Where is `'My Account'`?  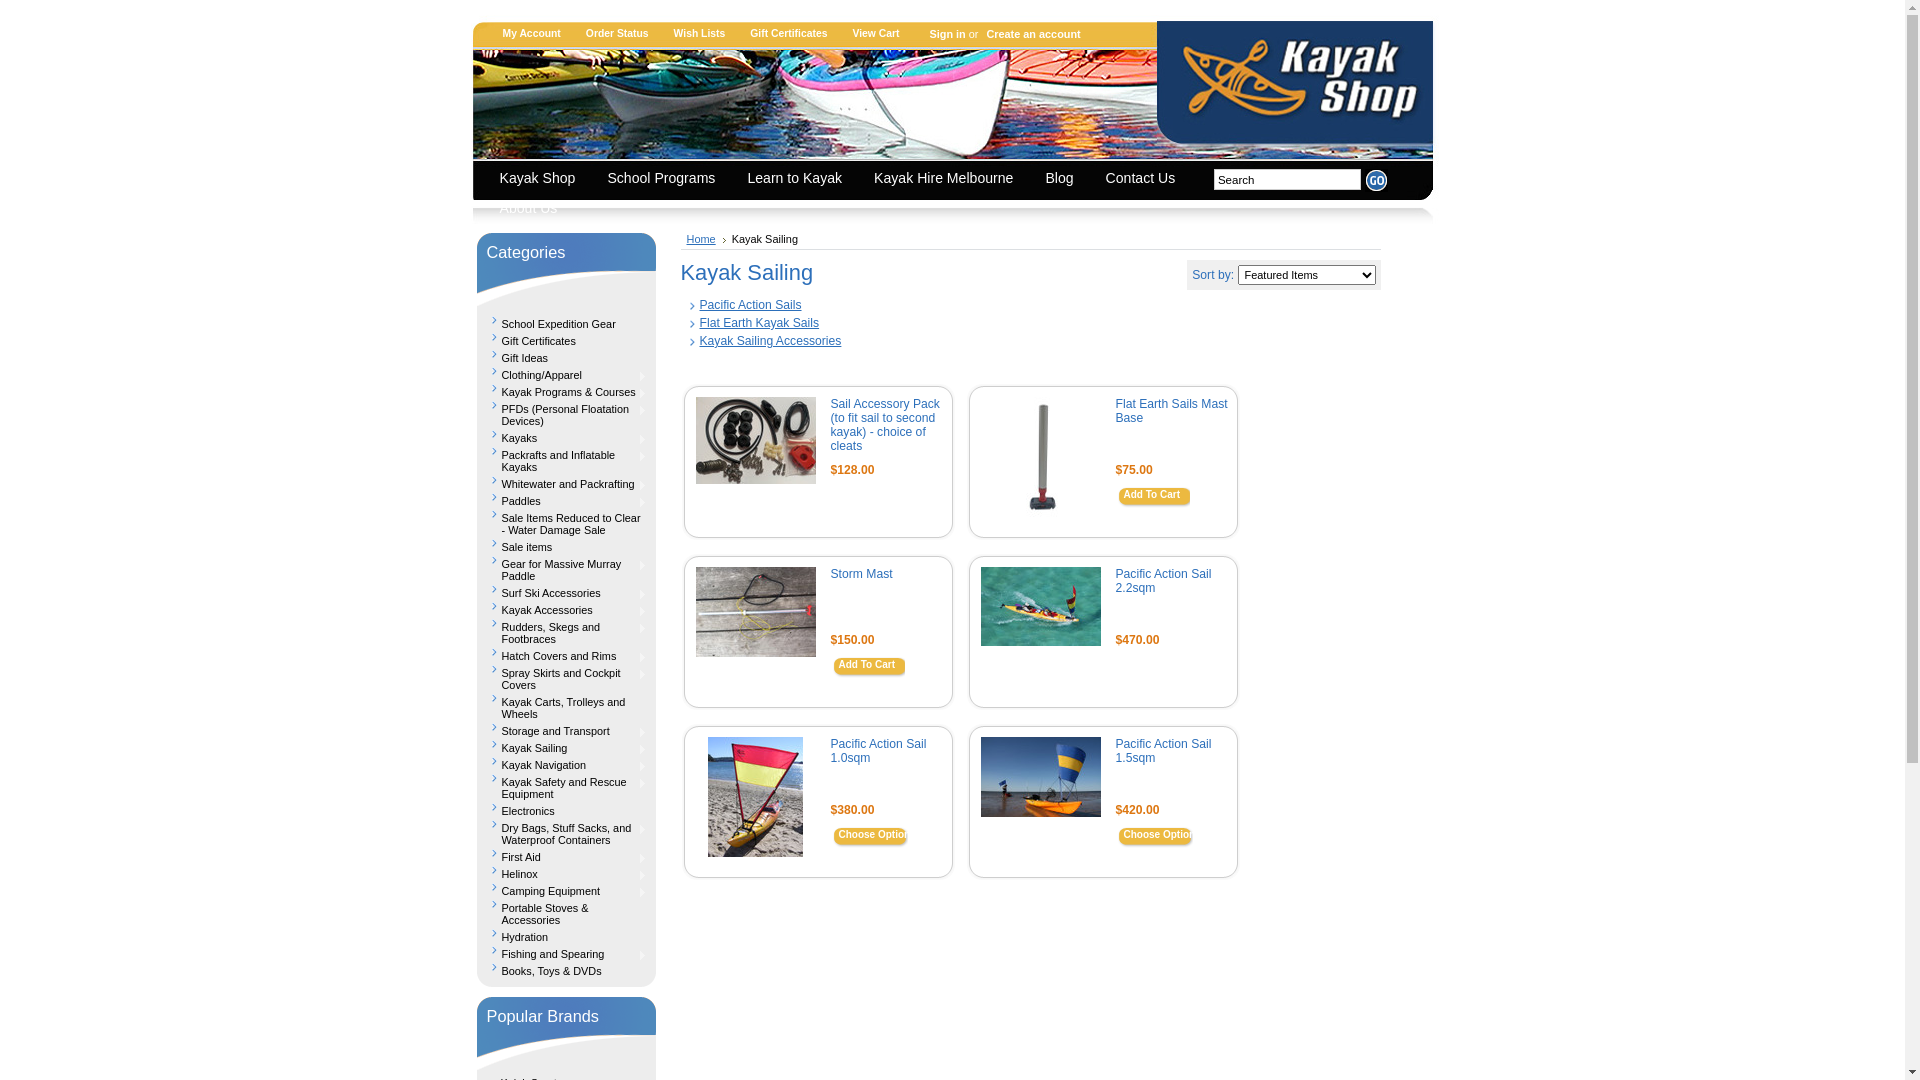
'My Account' is located at coordinates (539, 33).